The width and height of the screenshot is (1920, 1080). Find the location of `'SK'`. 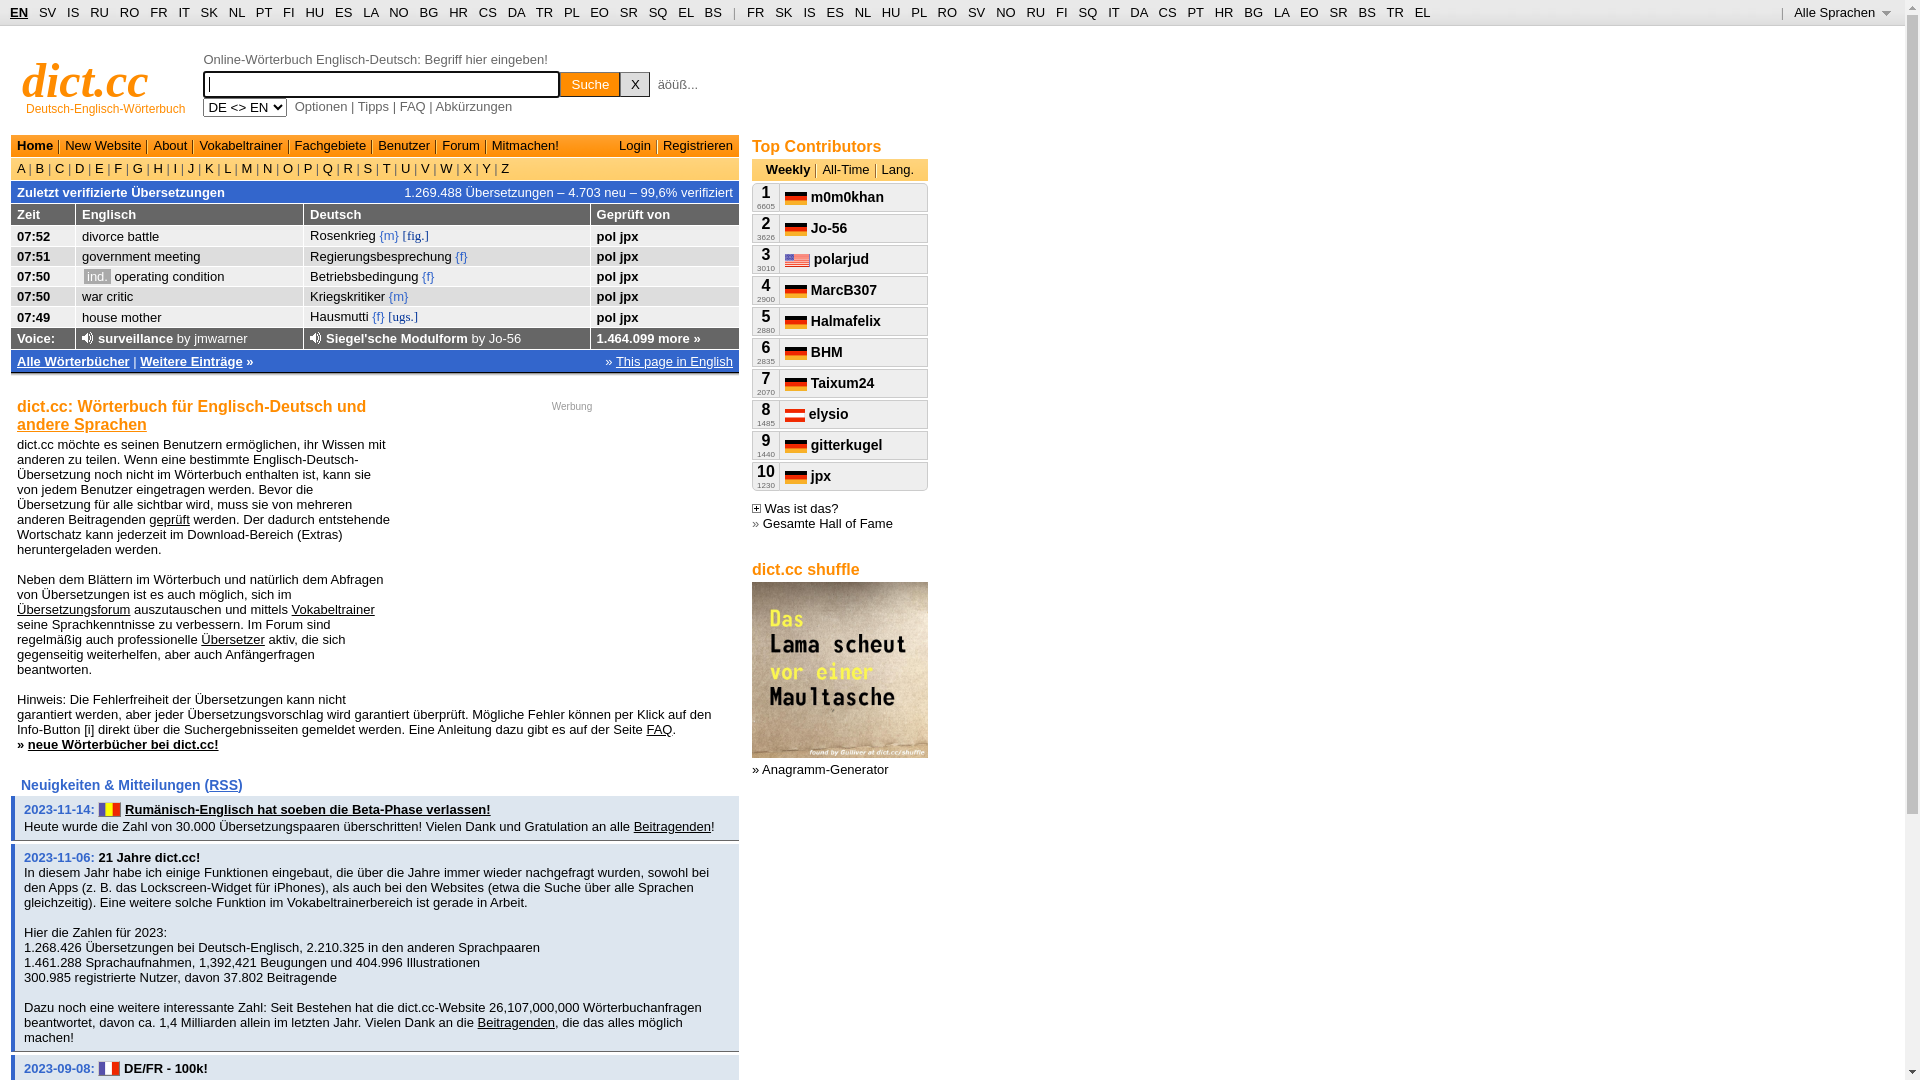

'SK' is located at coordinates (209, 12).